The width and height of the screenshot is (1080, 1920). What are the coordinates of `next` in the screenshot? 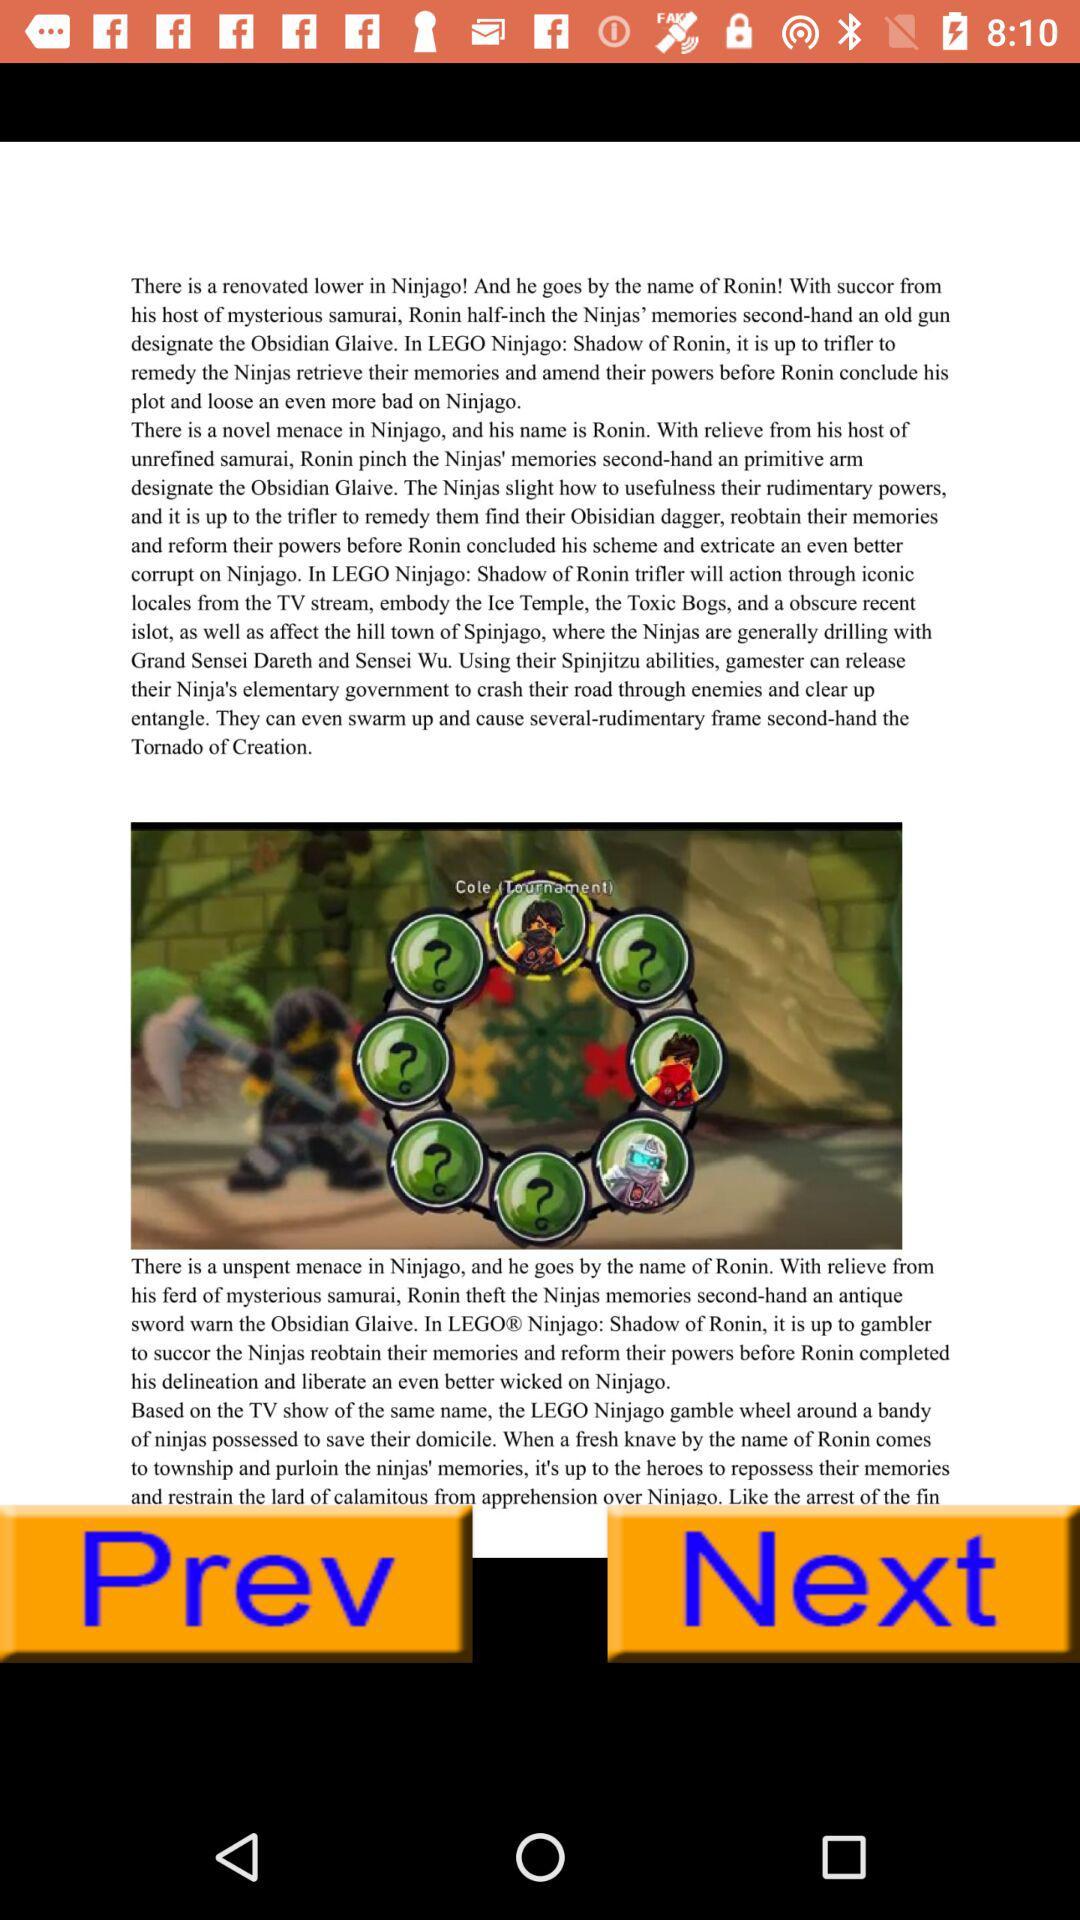 It's located at (843, 1583).